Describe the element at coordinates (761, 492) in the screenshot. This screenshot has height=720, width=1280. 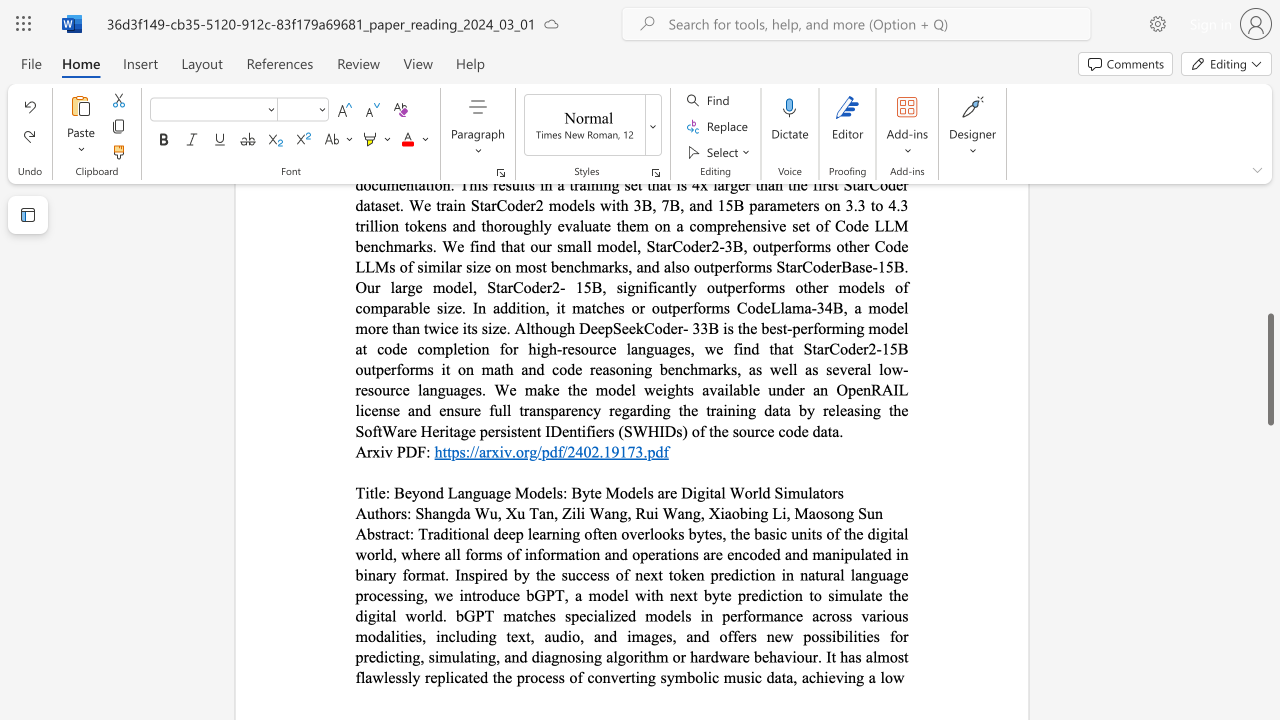
I see `the subset text "d Simulator" within the text "Beyond Language Models: Byte Models are Digital World Simulators"` at that location.